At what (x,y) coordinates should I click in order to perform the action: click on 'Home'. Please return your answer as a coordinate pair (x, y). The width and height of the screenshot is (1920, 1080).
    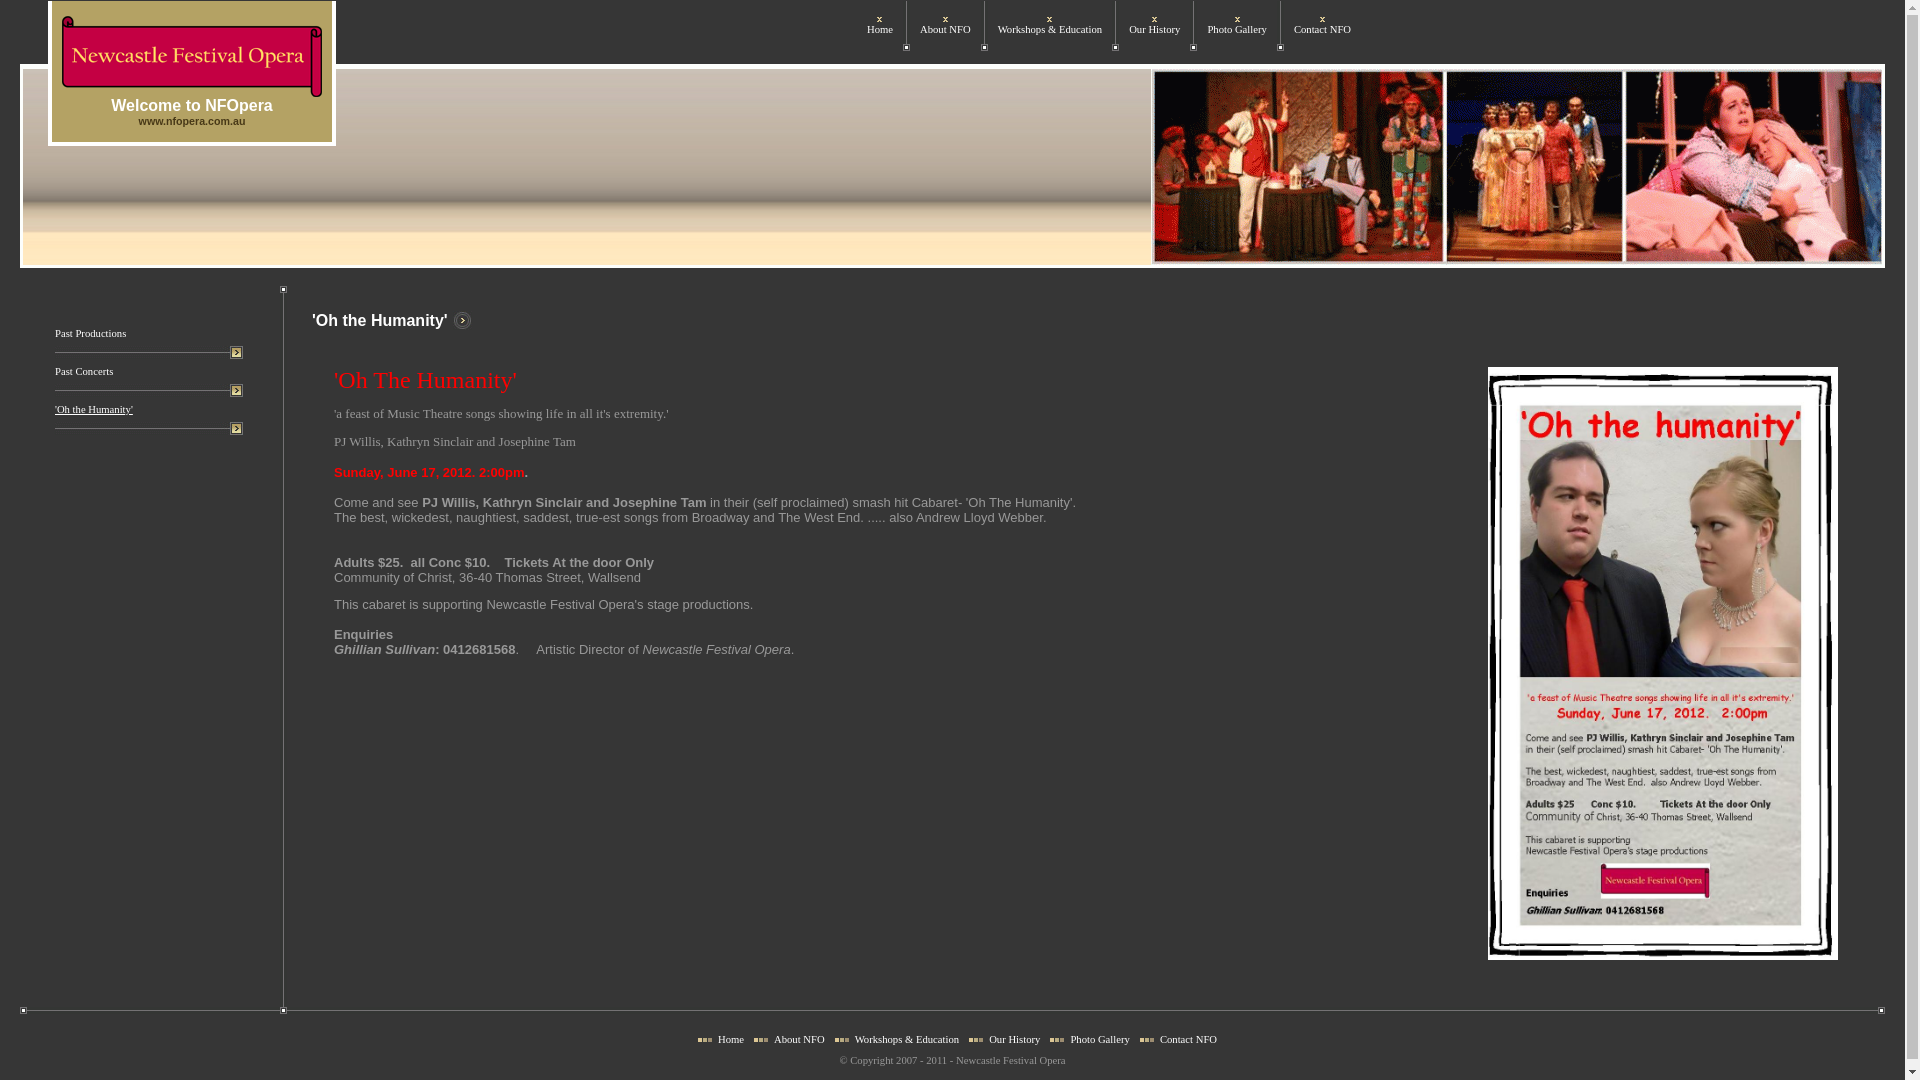
    Looking at the image, I should click on (729, 1038).